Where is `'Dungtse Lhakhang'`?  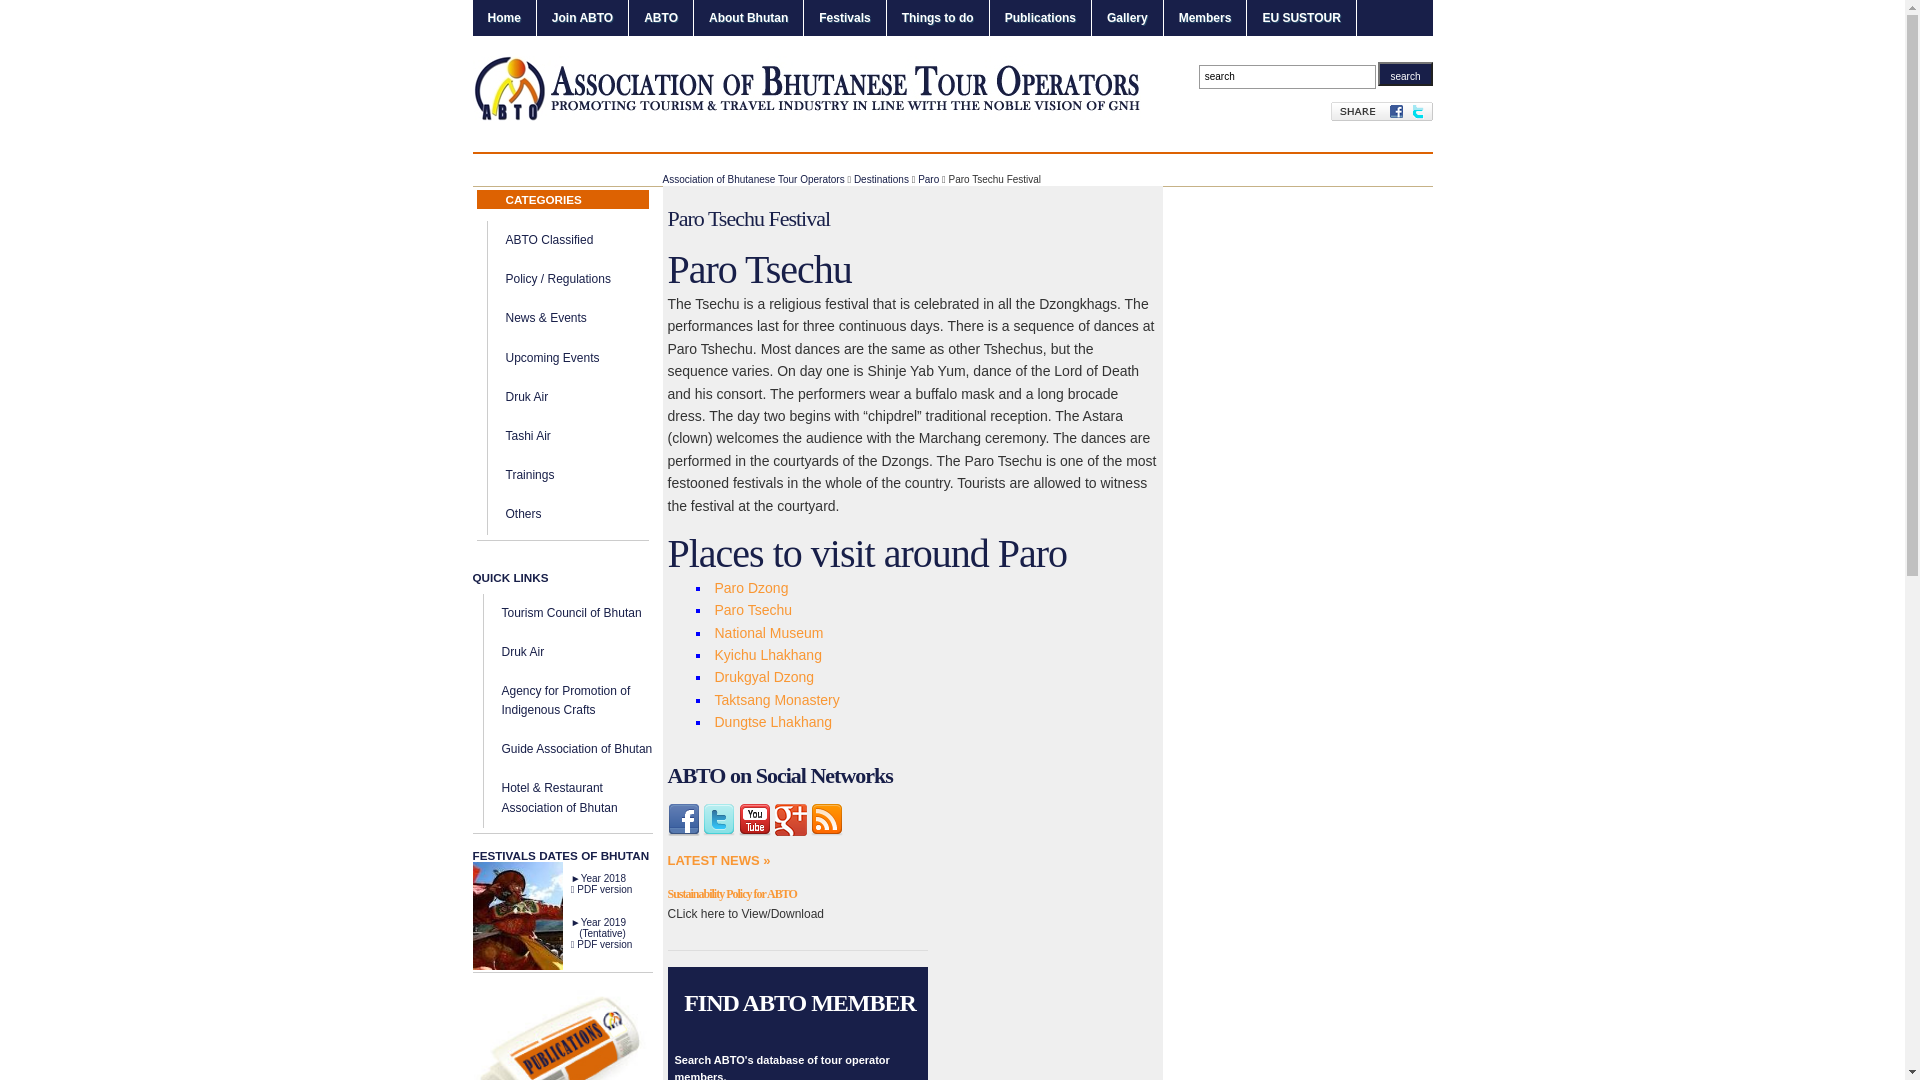 'Dungtse Lhakhang' is located at coordinates (771, 721).